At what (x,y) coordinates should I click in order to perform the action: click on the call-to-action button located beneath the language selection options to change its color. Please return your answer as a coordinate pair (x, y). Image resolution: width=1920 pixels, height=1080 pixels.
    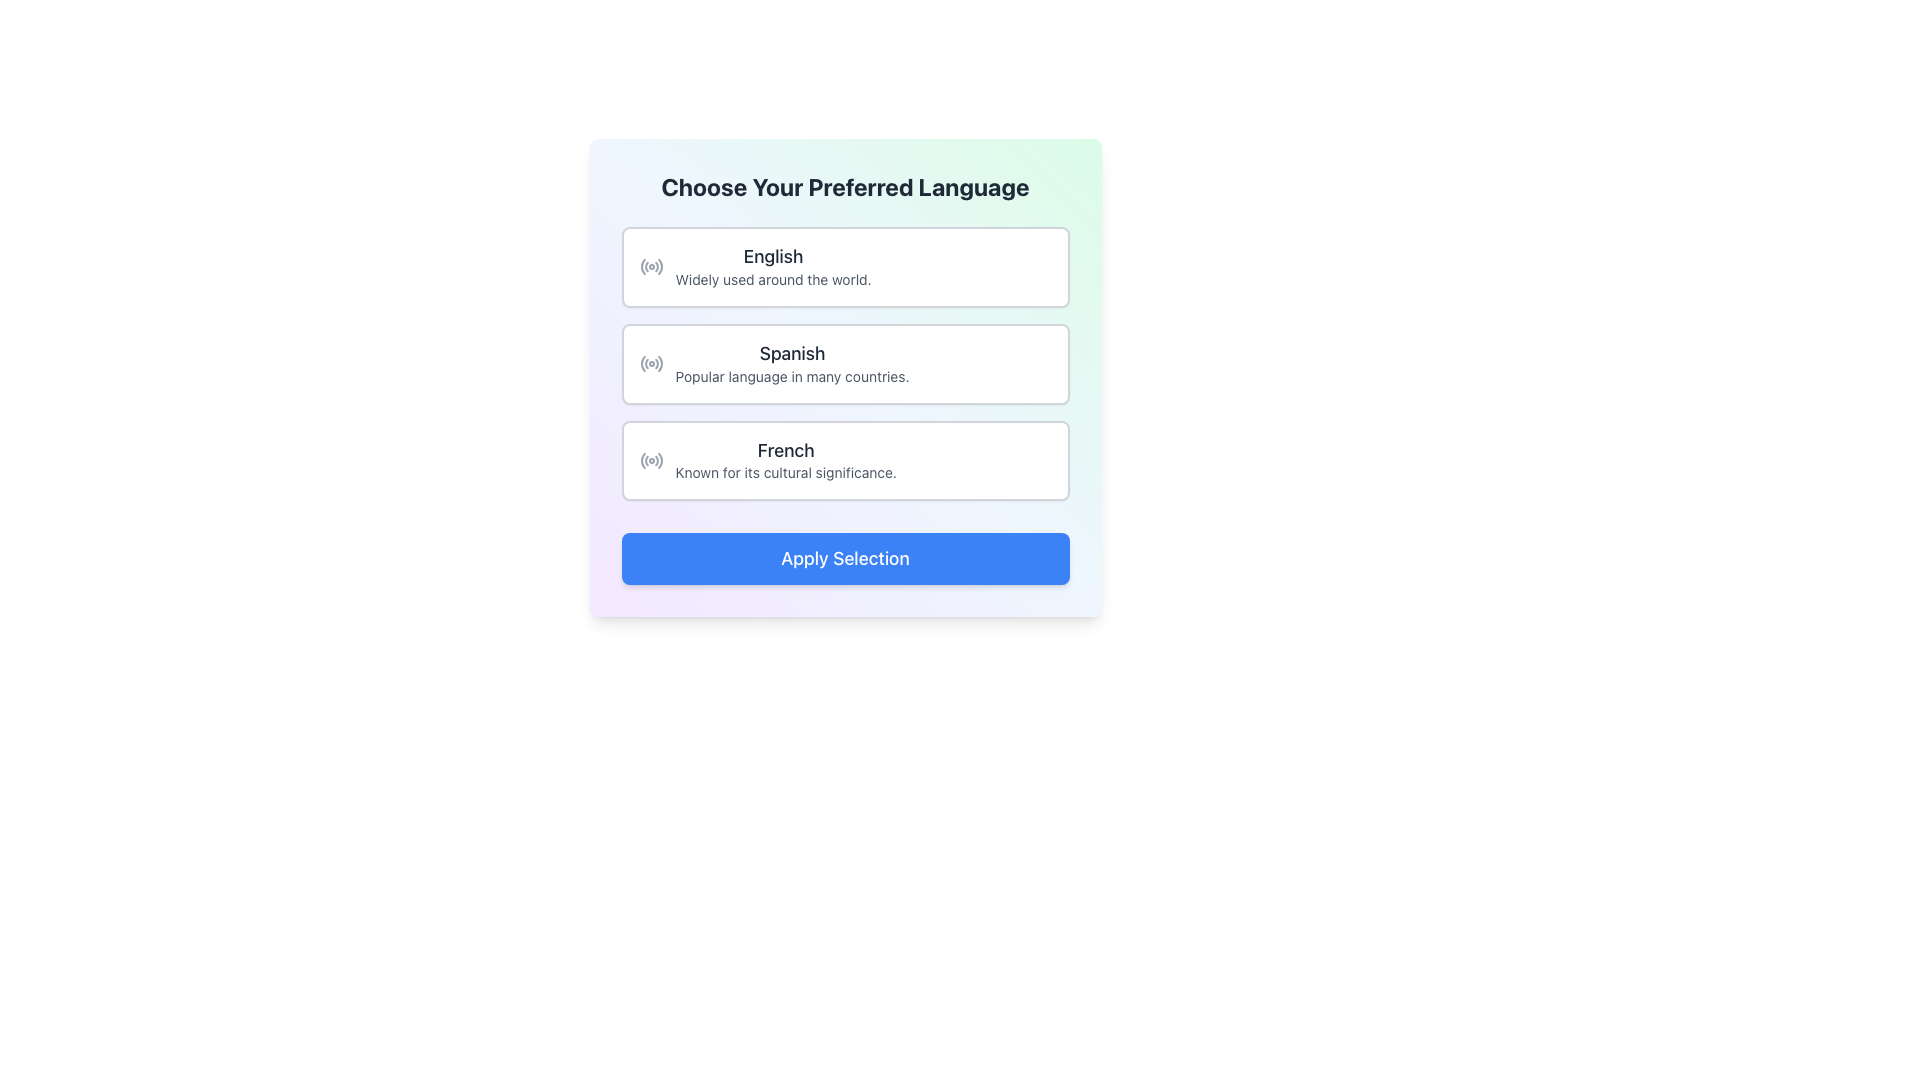
    Looking at the image, I should click on (845, 559).